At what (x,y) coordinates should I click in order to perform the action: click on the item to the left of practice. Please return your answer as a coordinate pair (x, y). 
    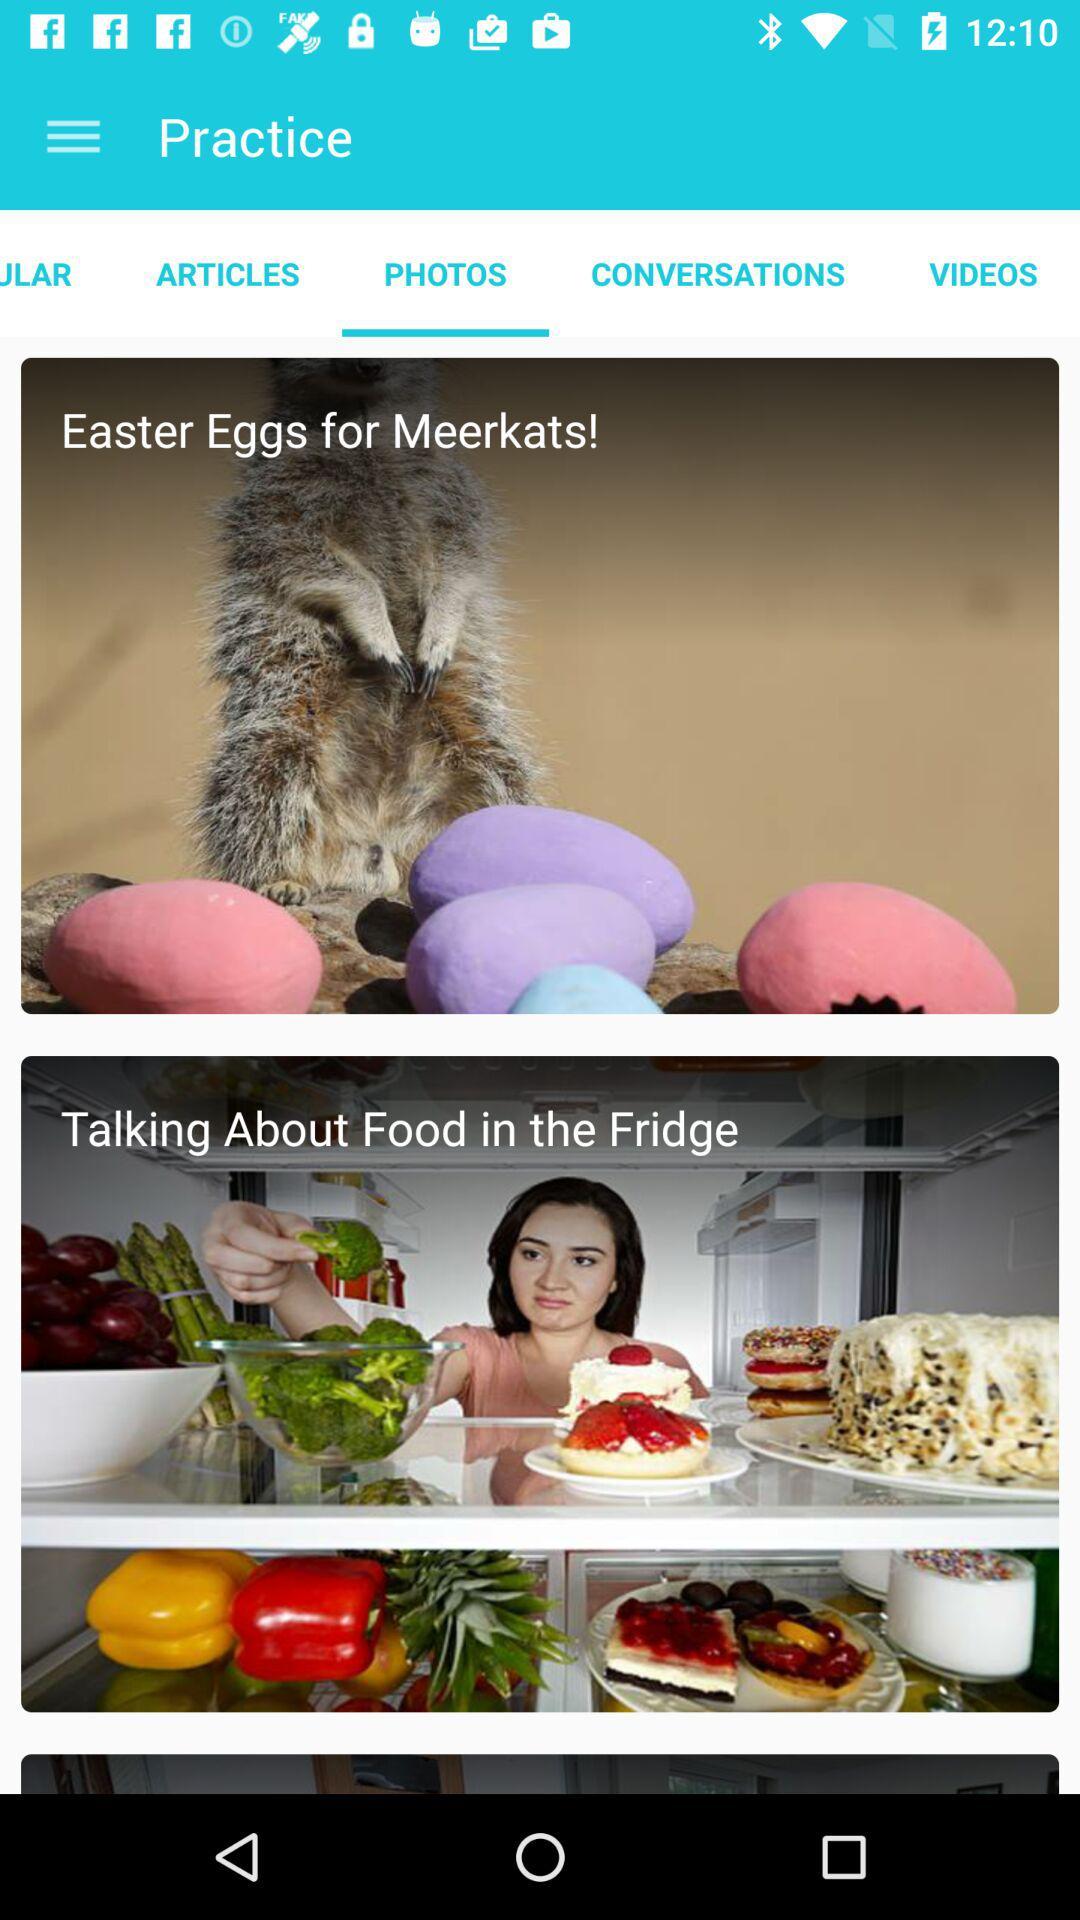
    Looking at the image, I should click on (72, 135).